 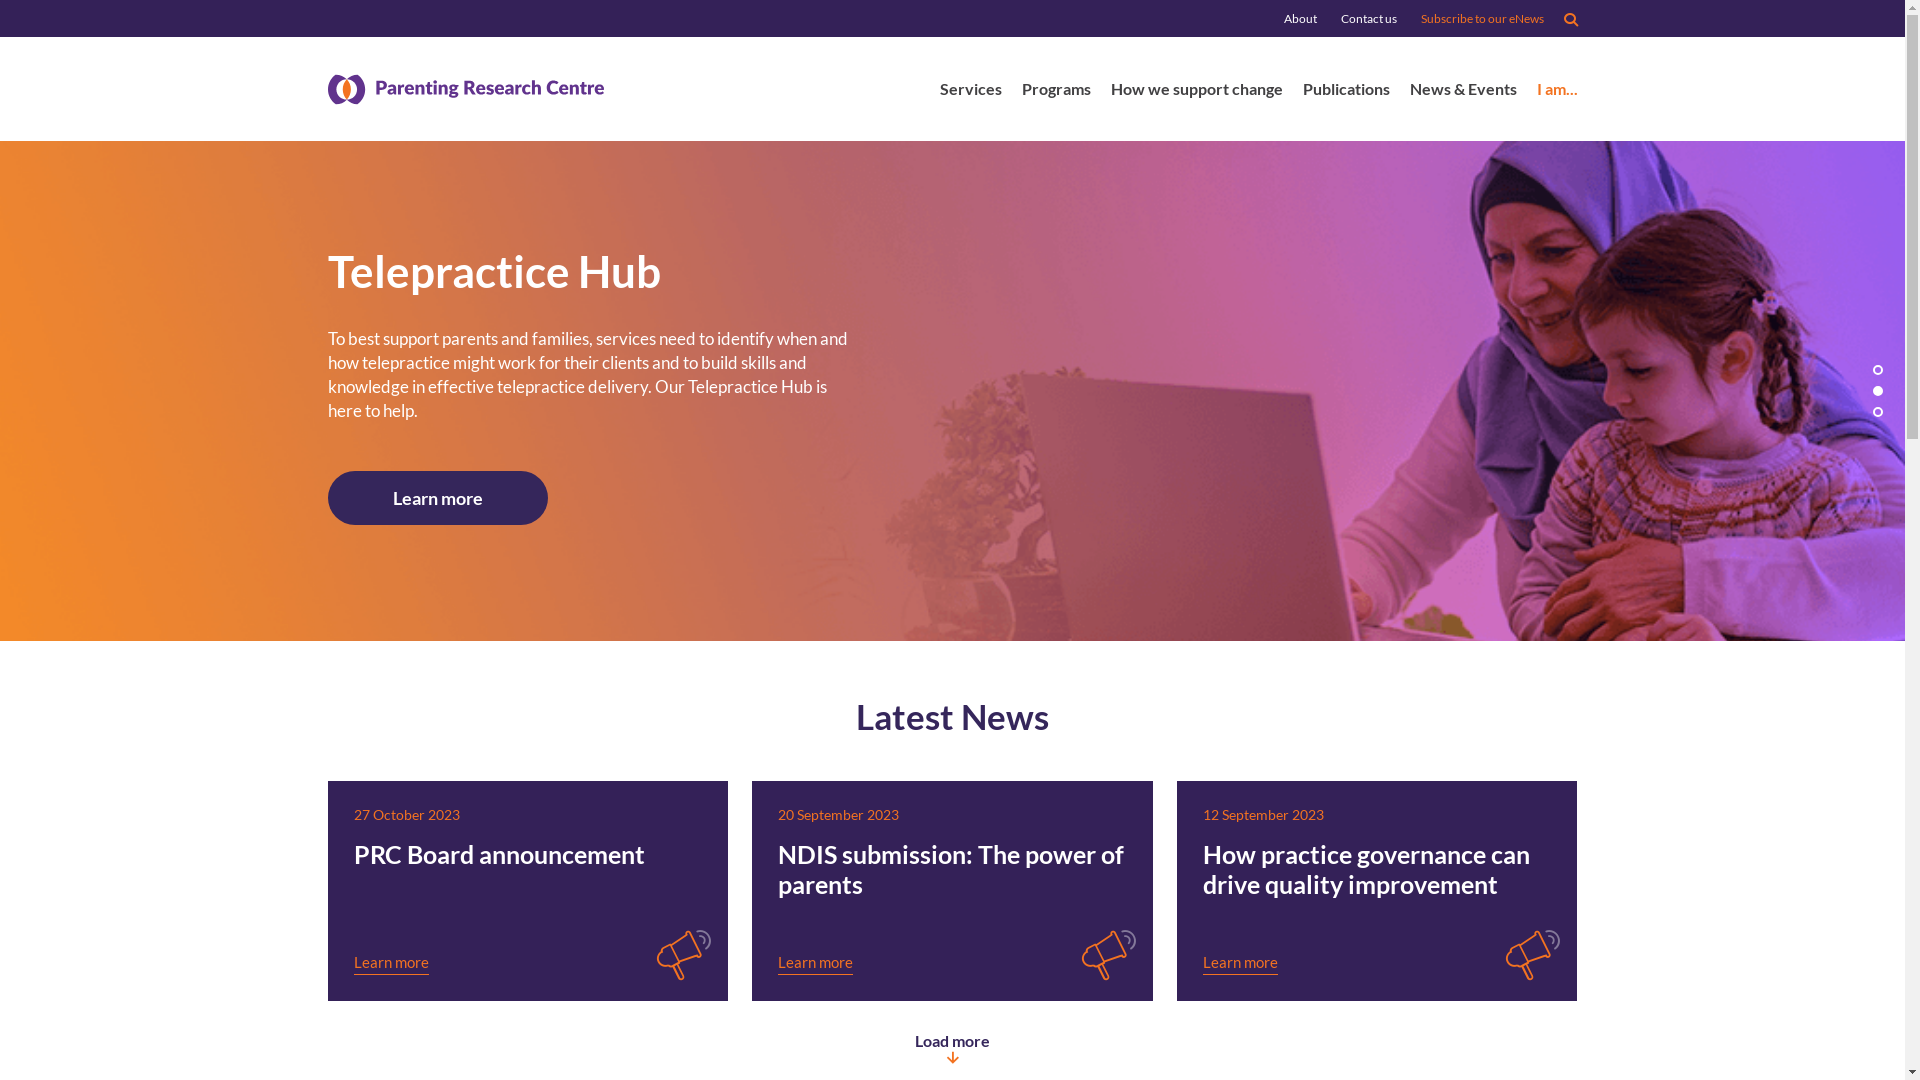 What do you see at coordinates (1481, 18) in the screenshot?
I see `'Subscribe to our eNews'` at bounding box center [1481, 18].